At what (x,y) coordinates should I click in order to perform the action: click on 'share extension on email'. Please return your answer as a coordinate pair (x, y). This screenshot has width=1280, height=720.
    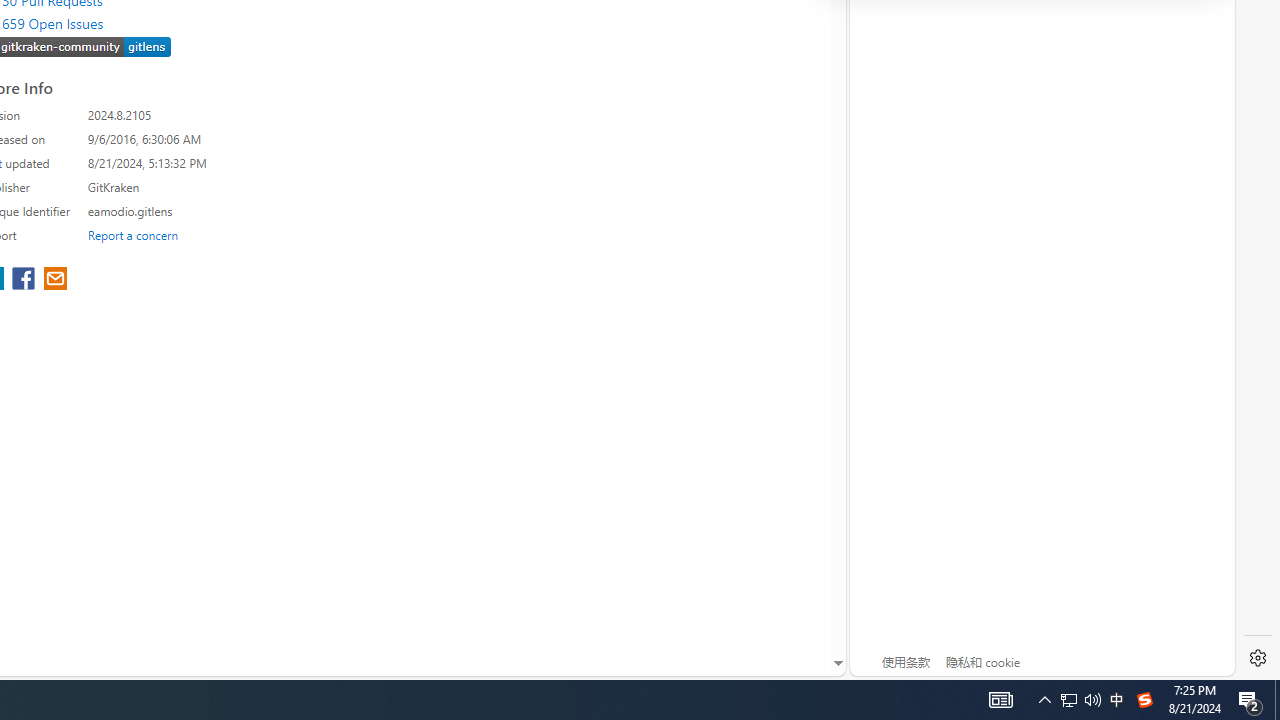
    Looking at the image, I should click on (55, 280).